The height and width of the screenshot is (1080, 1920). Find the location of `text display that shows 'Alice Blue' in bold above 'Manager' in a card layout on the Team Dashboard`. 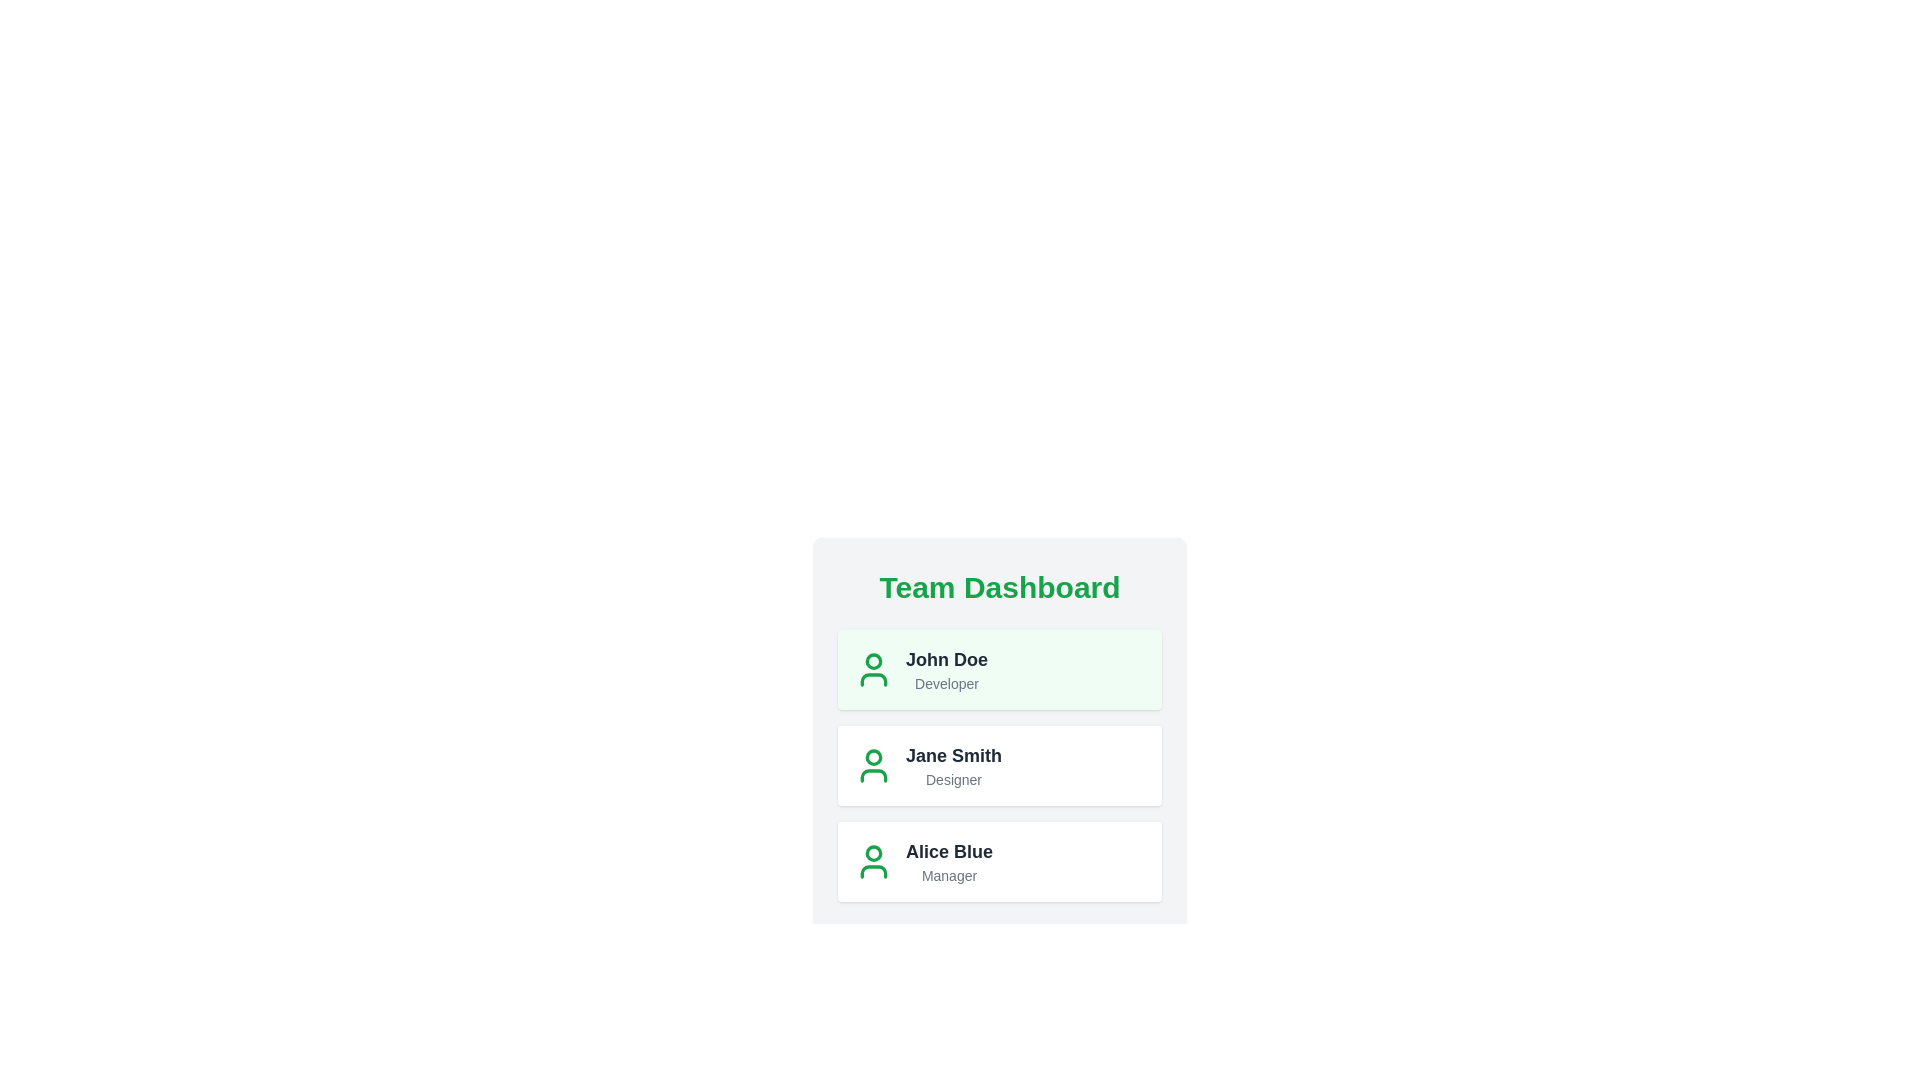

text display that shows 'Alice Blue' in bold above 'Manager' in a card layout on the Team Dashboard is located at coordinates (948, 860).